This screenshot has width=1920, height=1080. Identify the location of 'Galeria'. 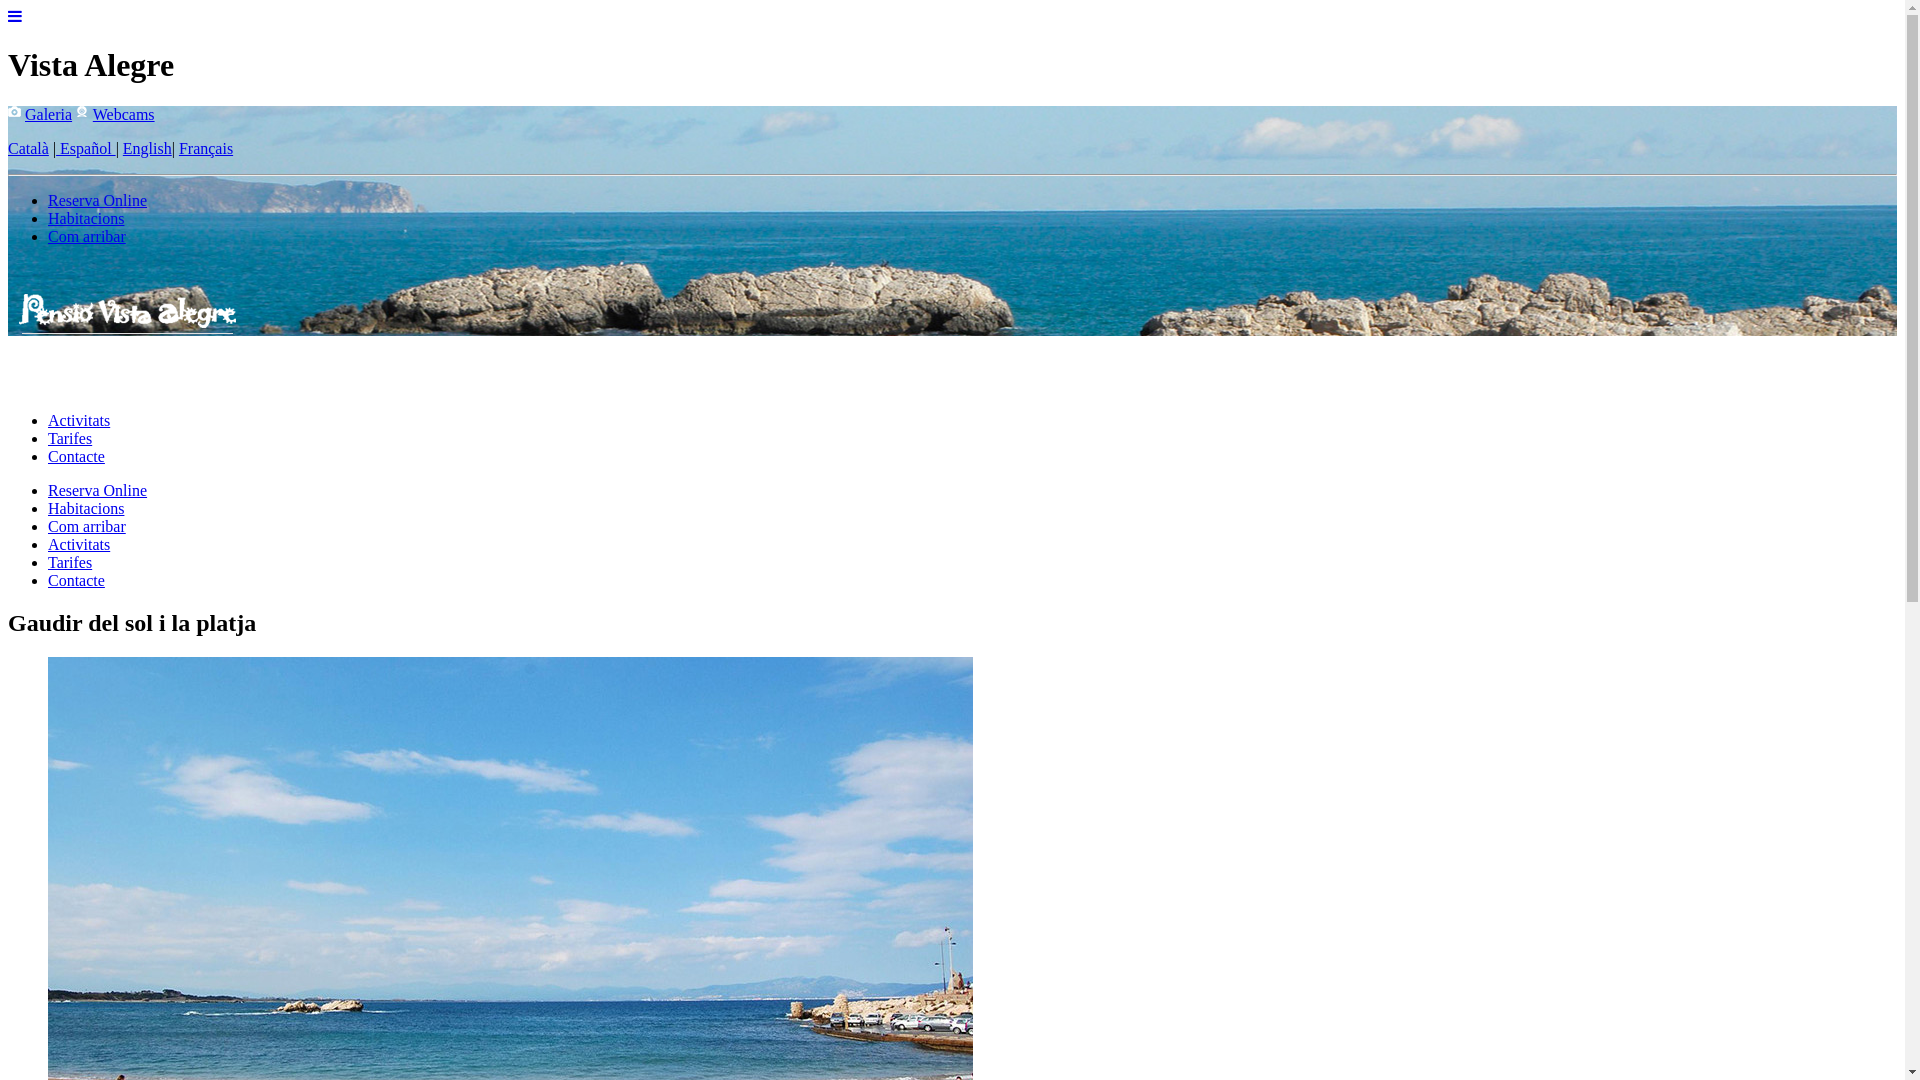
(48, 114).